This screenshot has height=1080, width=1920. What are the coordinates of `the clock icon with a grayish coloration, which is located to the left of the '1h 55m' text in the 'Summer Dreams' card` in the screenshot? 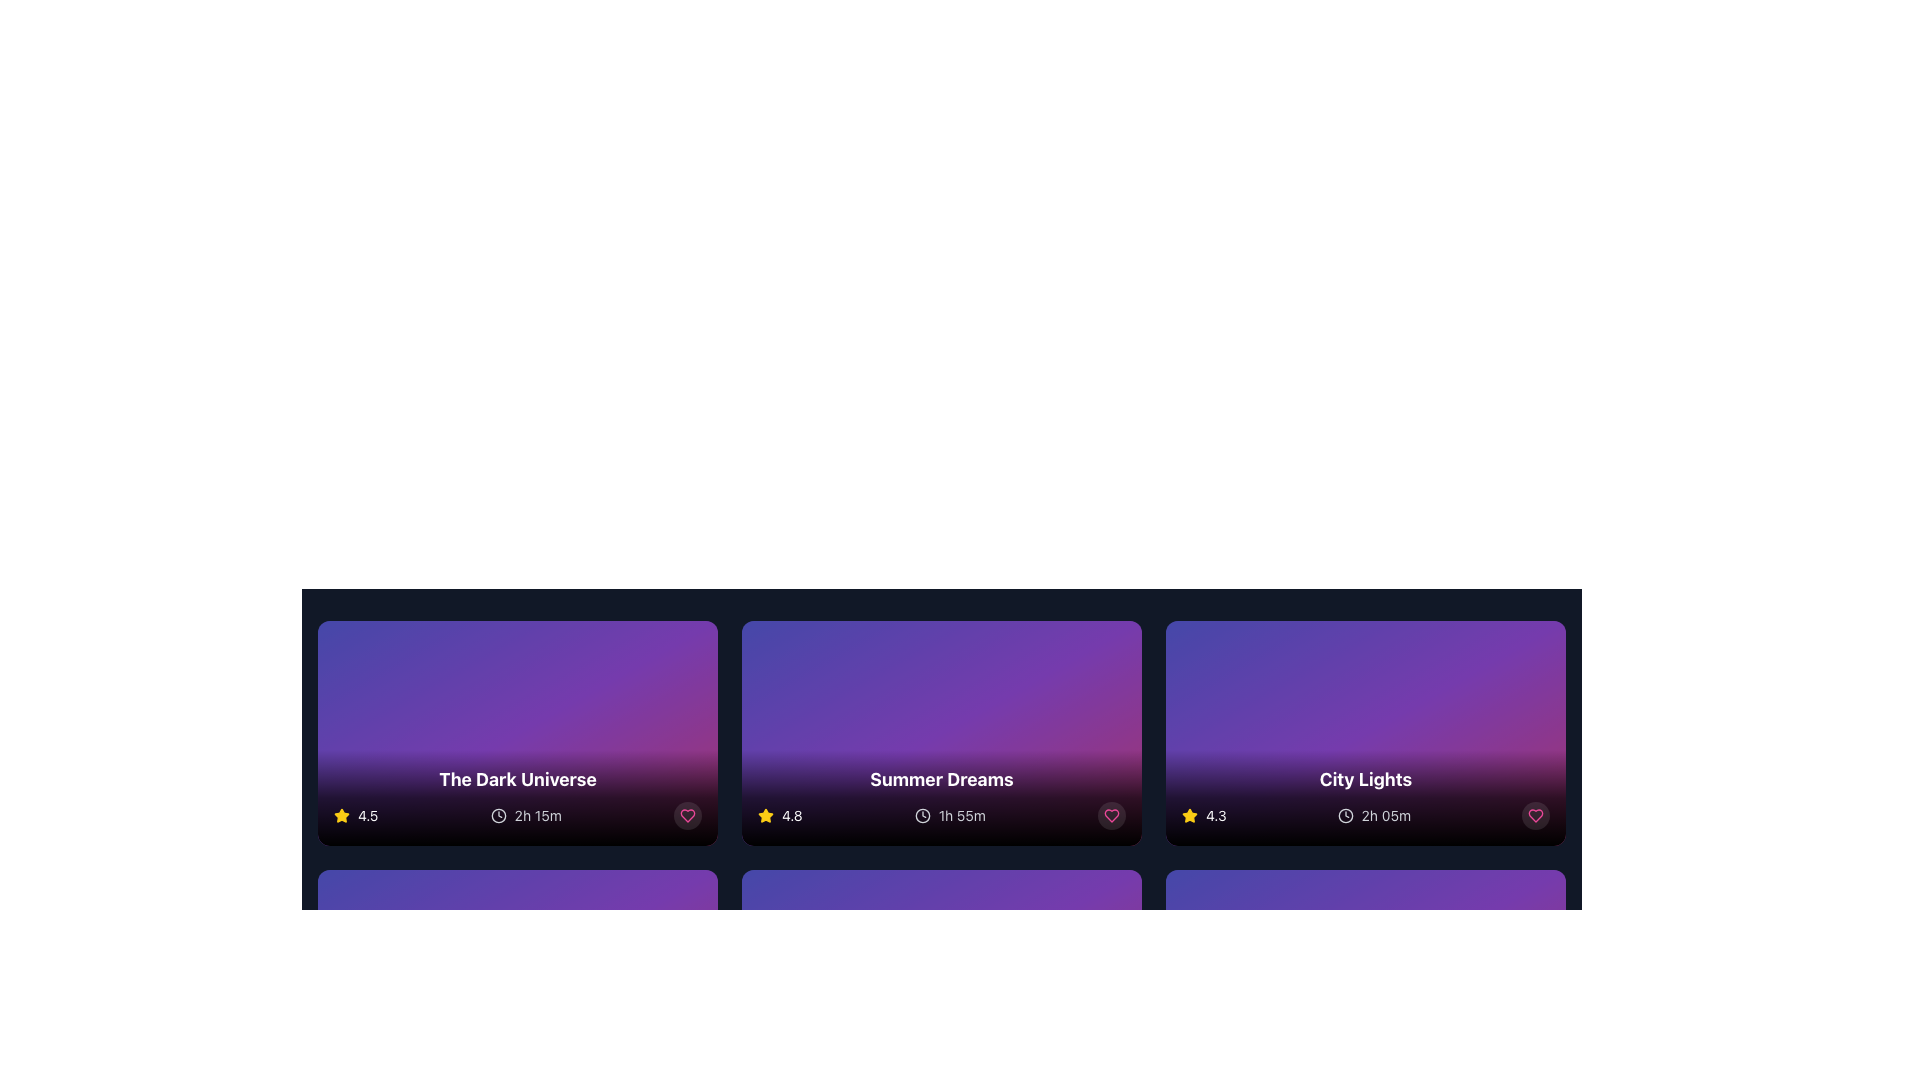 It's located at (921, 816).